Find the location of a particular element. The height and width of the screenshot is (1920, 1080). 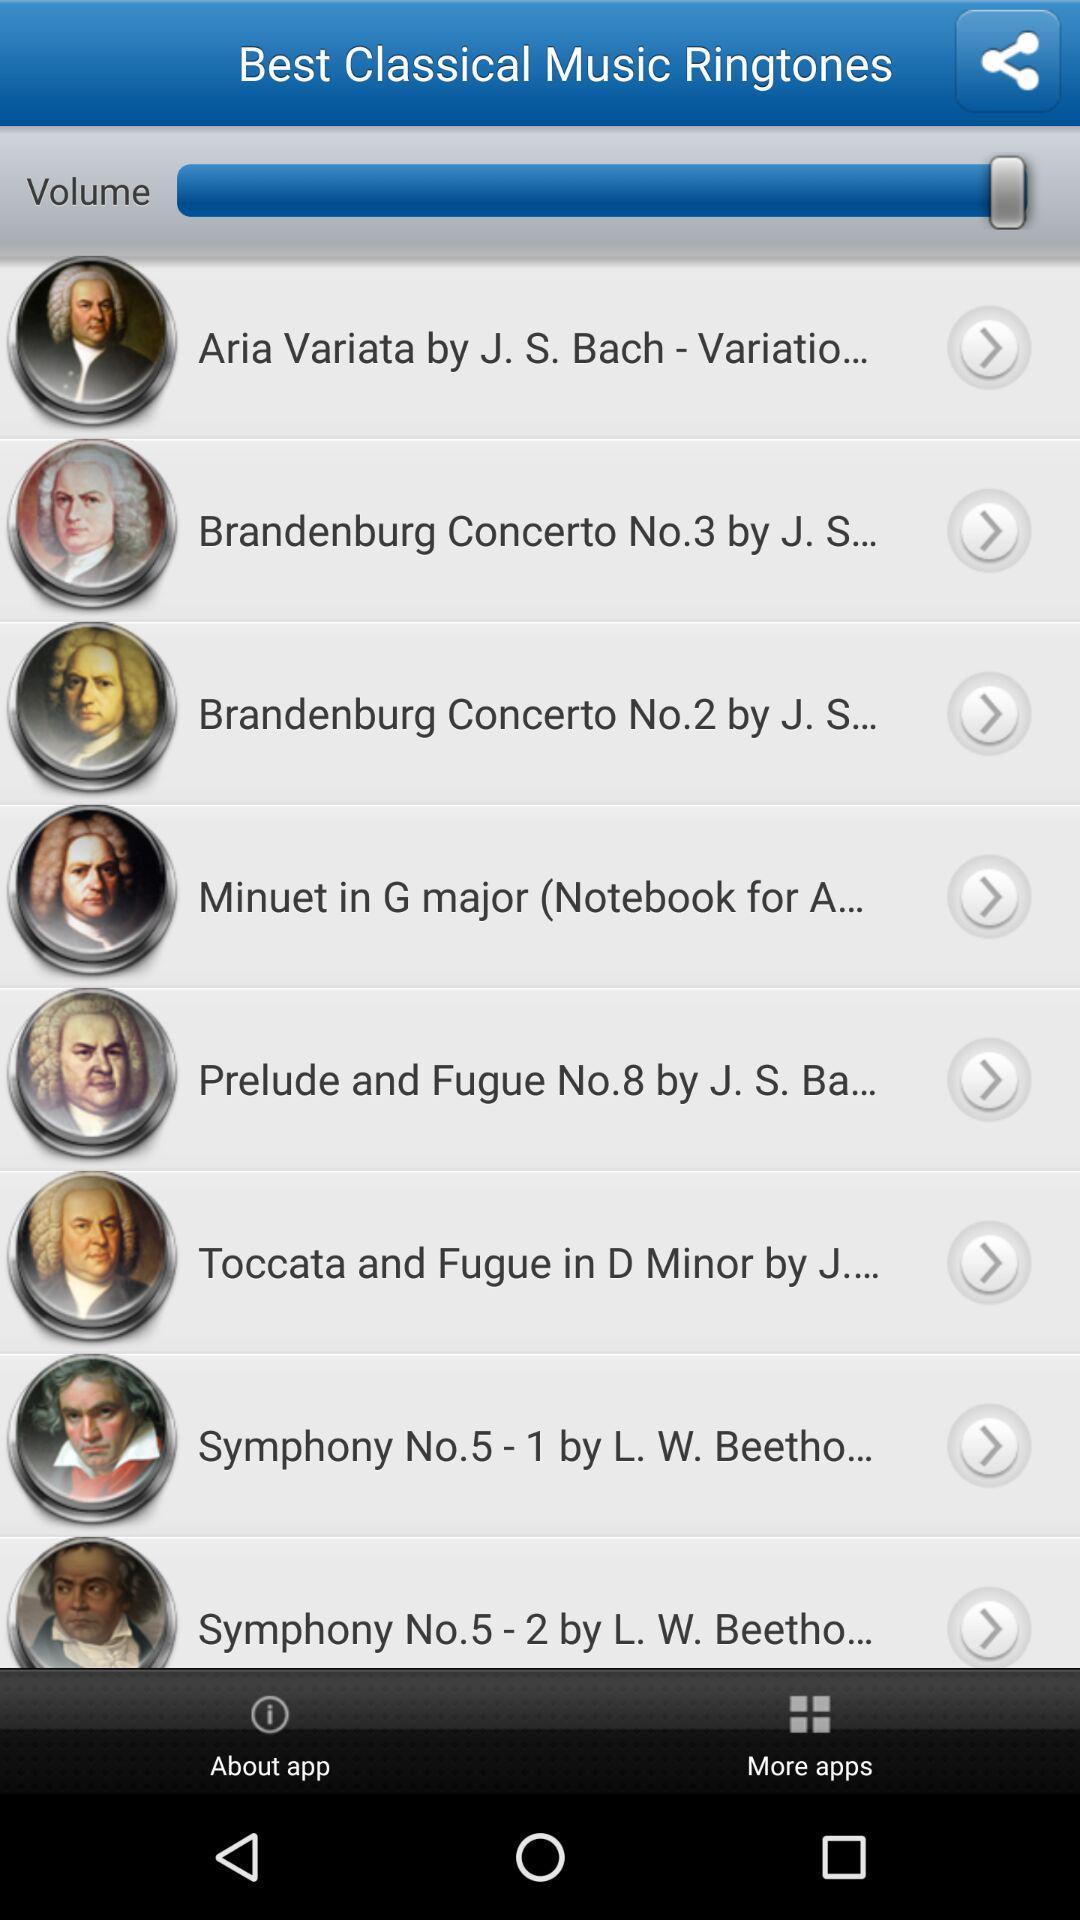

ringtone options is located at coordinates (1007, 62).